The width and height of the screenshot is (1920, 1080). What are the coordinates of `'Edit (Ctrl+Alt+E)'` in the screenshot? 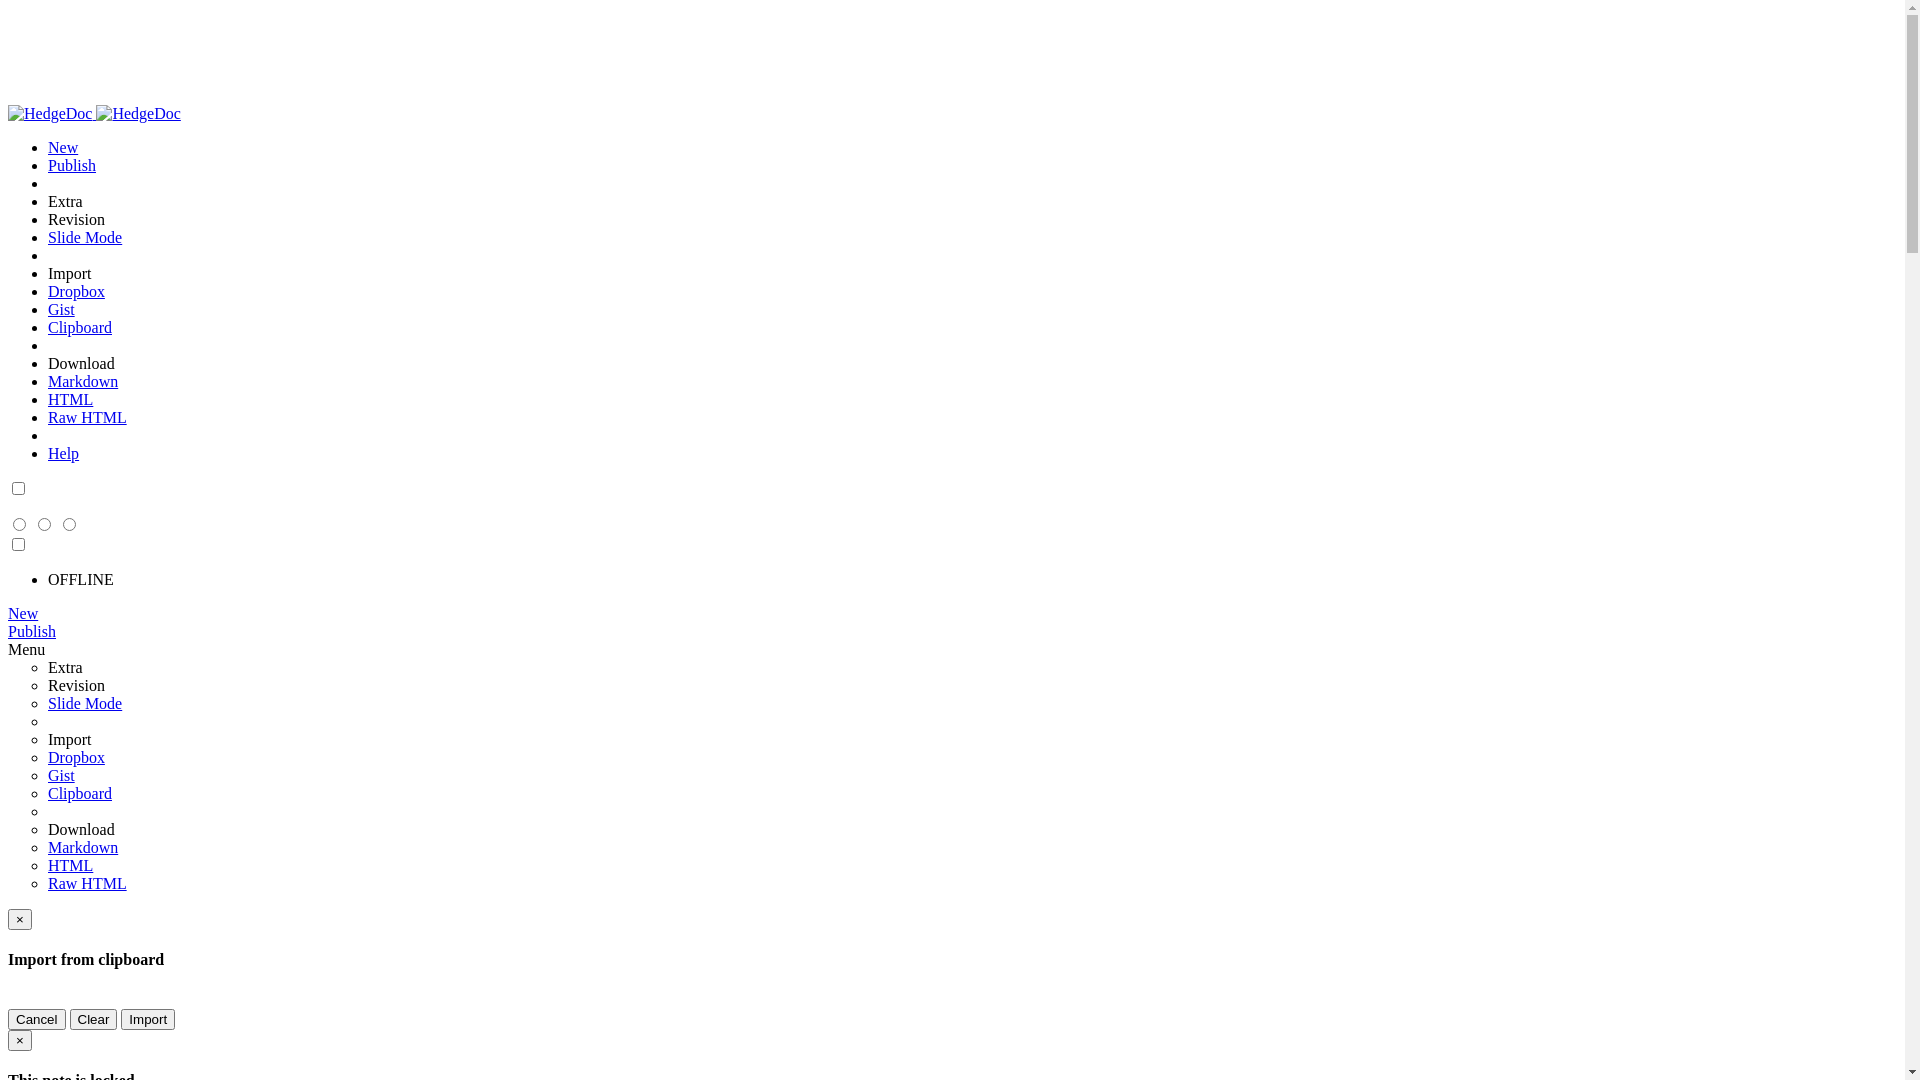 It's located at (68, 524).